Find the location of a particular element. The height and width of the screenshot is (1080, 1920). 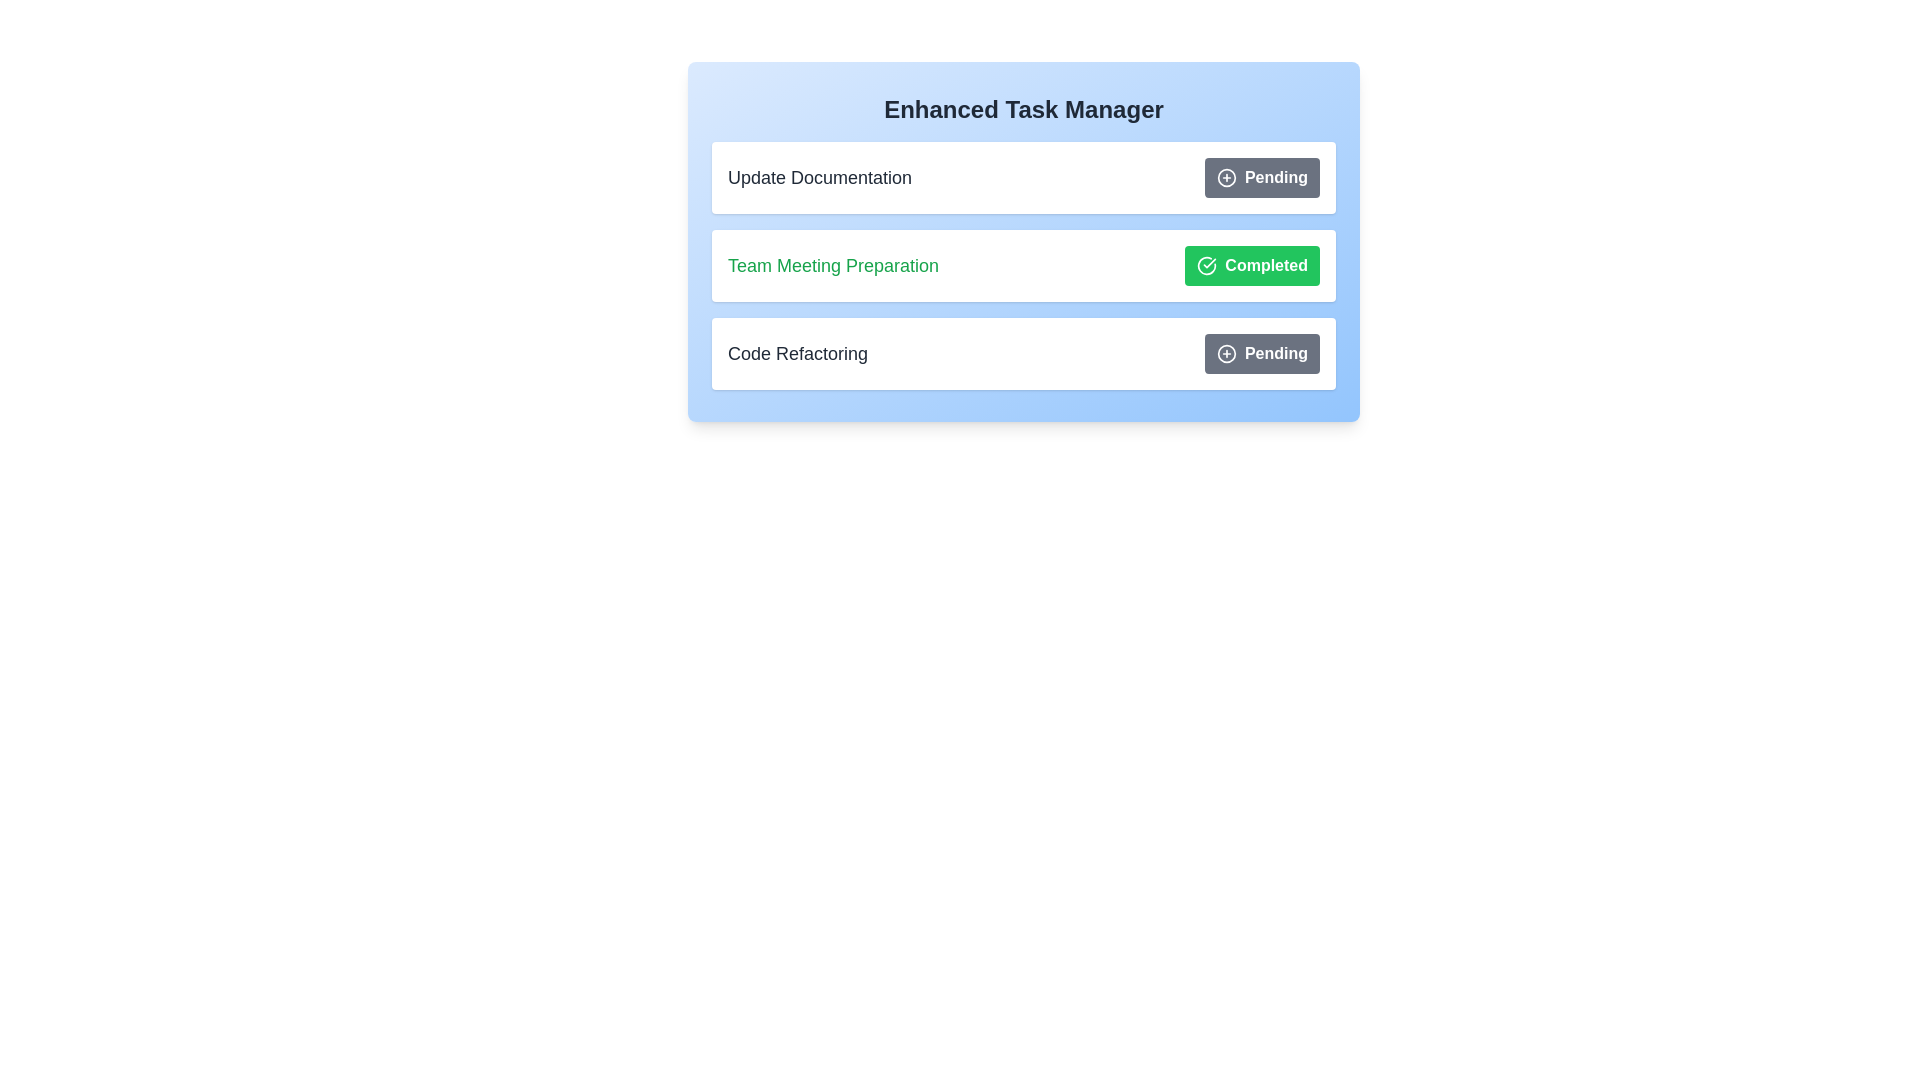

the button corresponding to the task Team Meeting Preparation is located at coordinates (1251, 265).